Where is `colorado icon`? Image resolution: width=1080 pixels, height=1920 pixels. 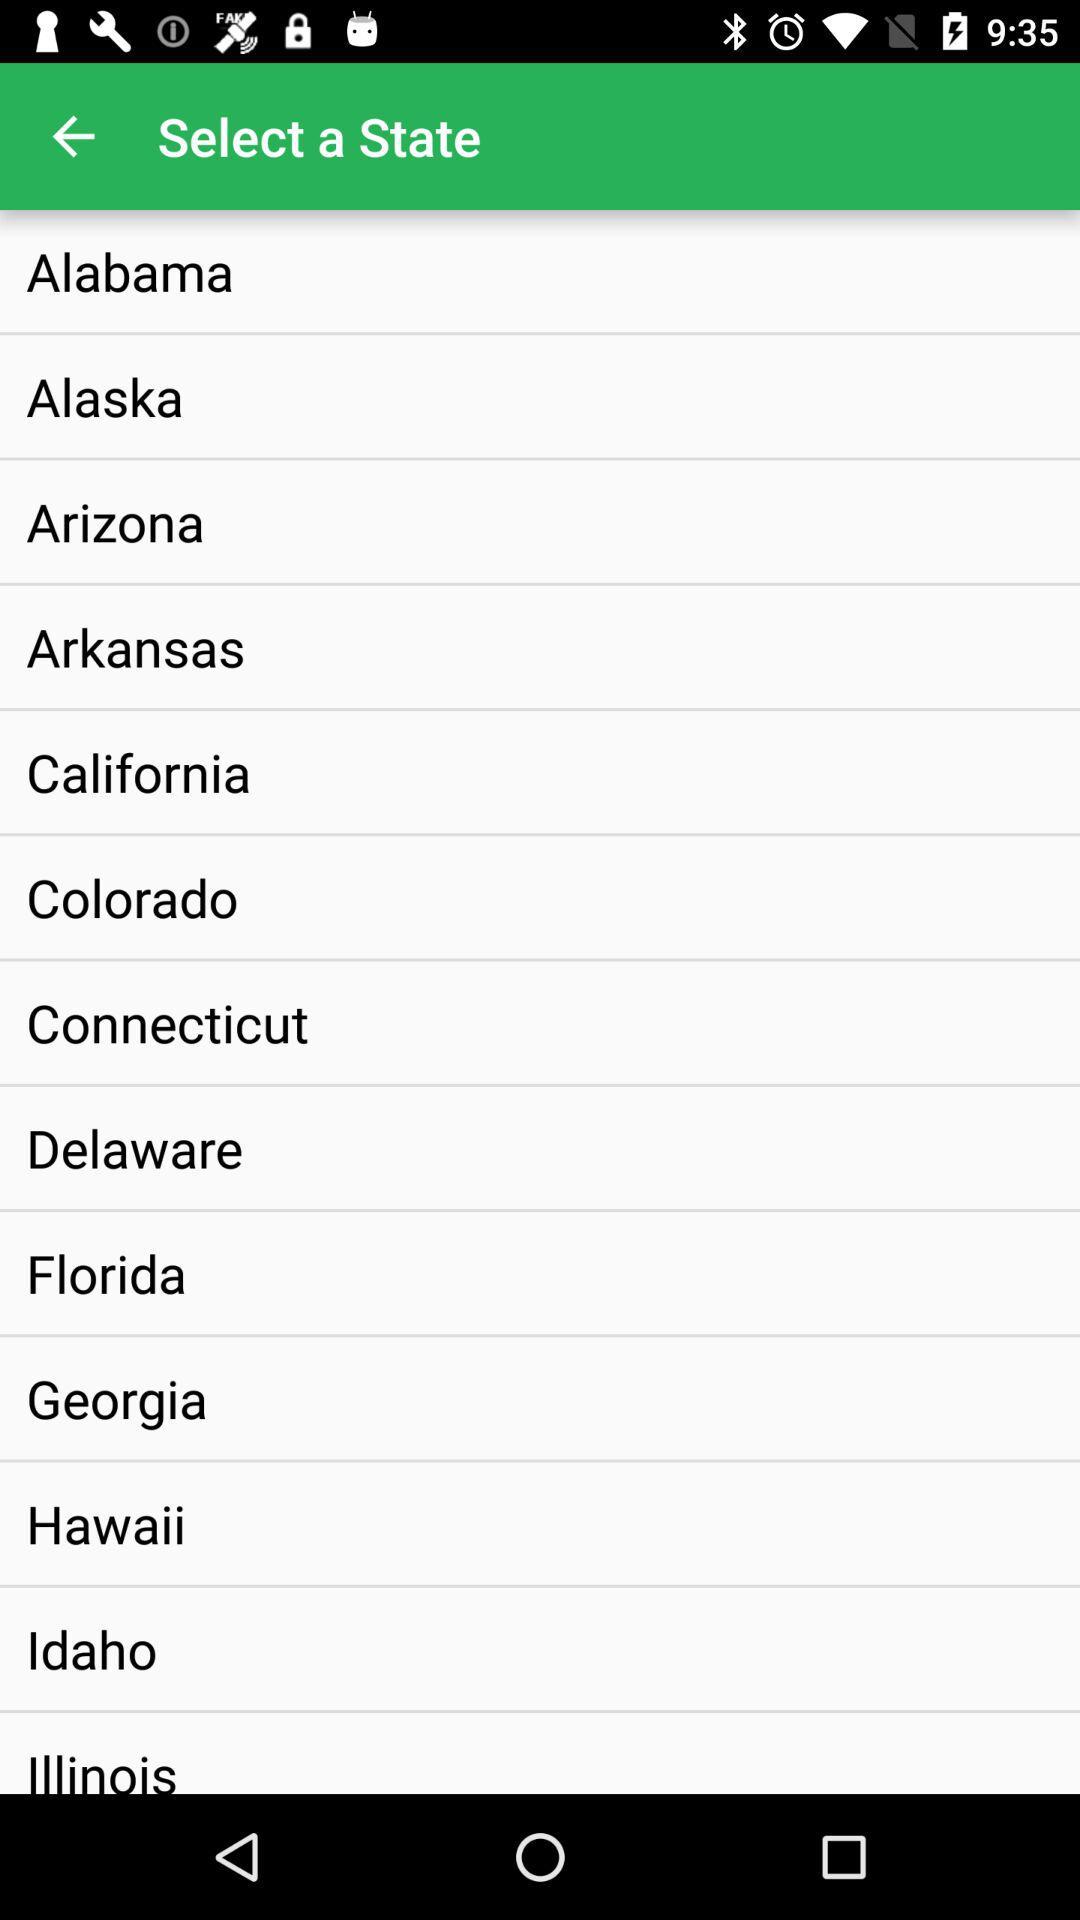 colorado icon is located at coordinates (132, 896).